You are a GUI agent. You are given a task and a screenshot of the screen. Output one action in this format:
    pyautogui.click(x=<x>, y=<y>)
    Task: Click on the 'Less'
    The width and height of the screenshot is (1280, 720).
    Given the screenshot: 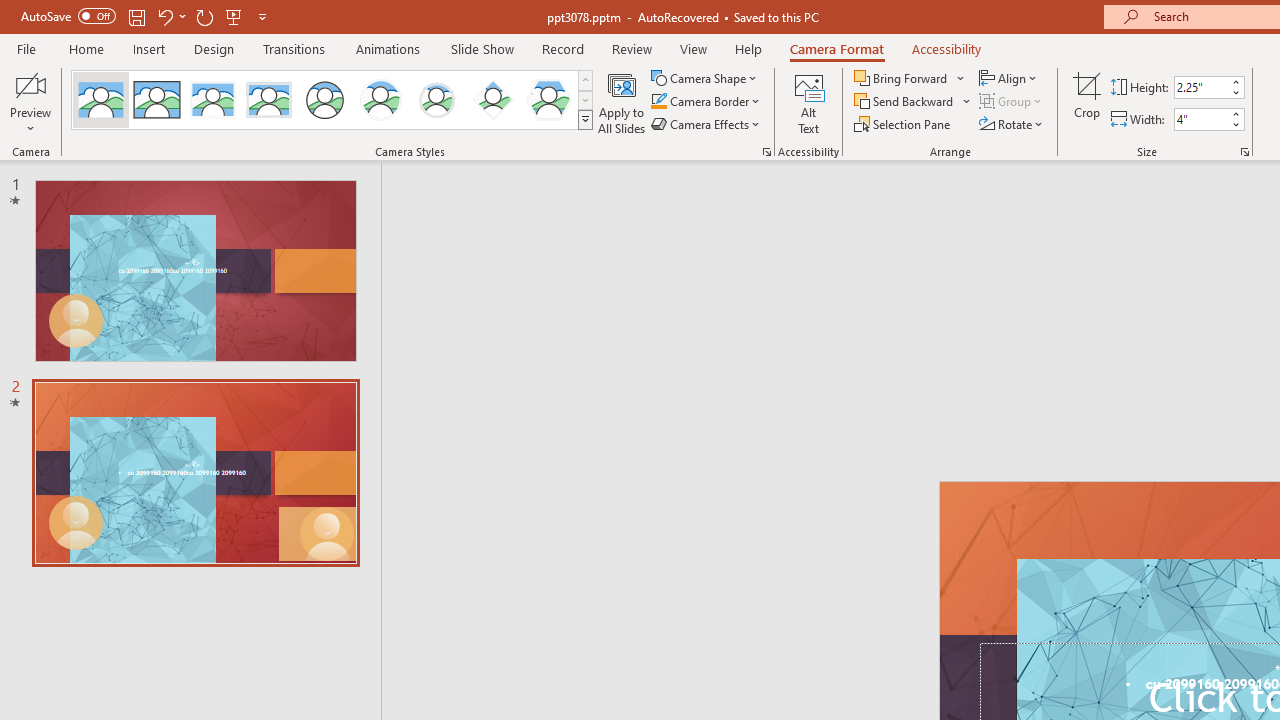 What is the action you would take?
    pyautogui.click(x=1234, y=124)
    